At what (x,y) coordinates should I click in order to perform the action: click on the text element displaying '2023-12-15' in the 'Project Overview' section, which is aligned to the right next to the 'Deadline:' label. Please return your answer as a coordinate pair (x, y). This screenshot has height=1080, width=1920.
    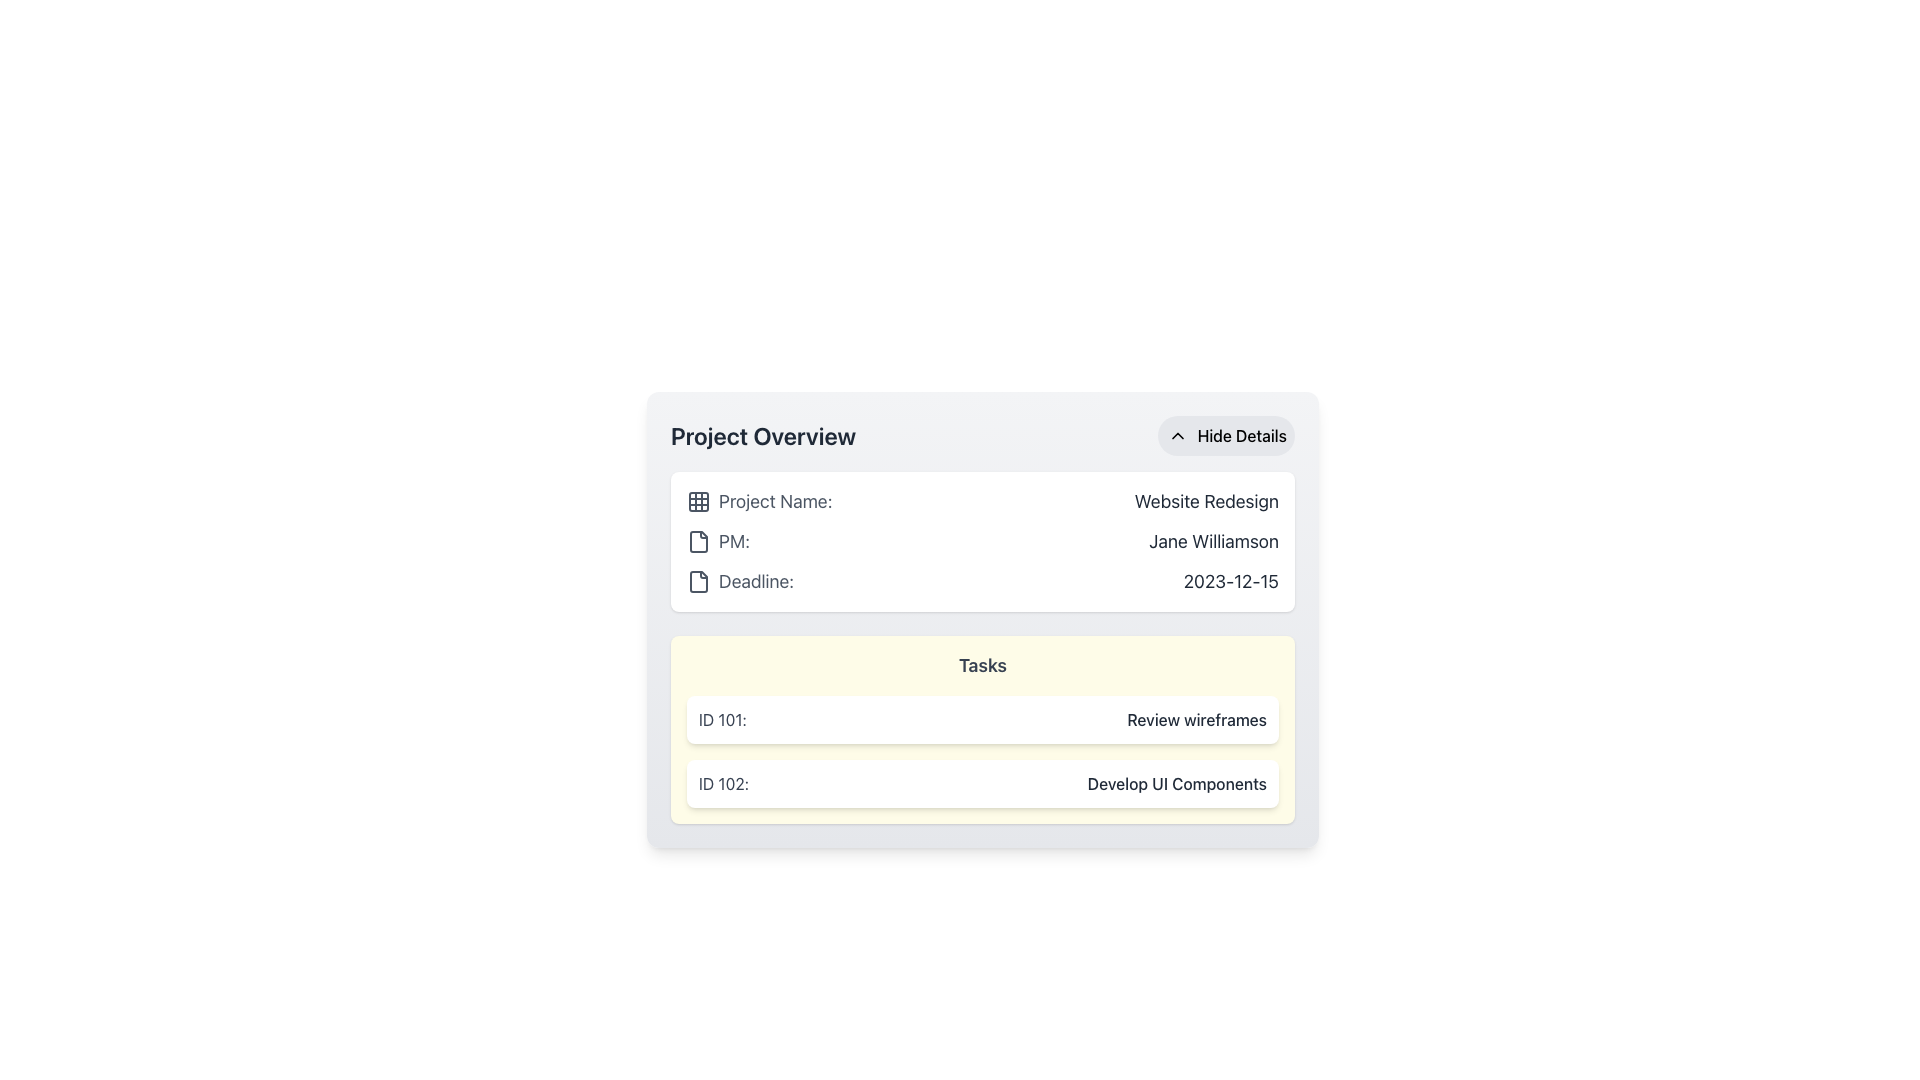
    Looking at the image, I should click on (1230, 582).